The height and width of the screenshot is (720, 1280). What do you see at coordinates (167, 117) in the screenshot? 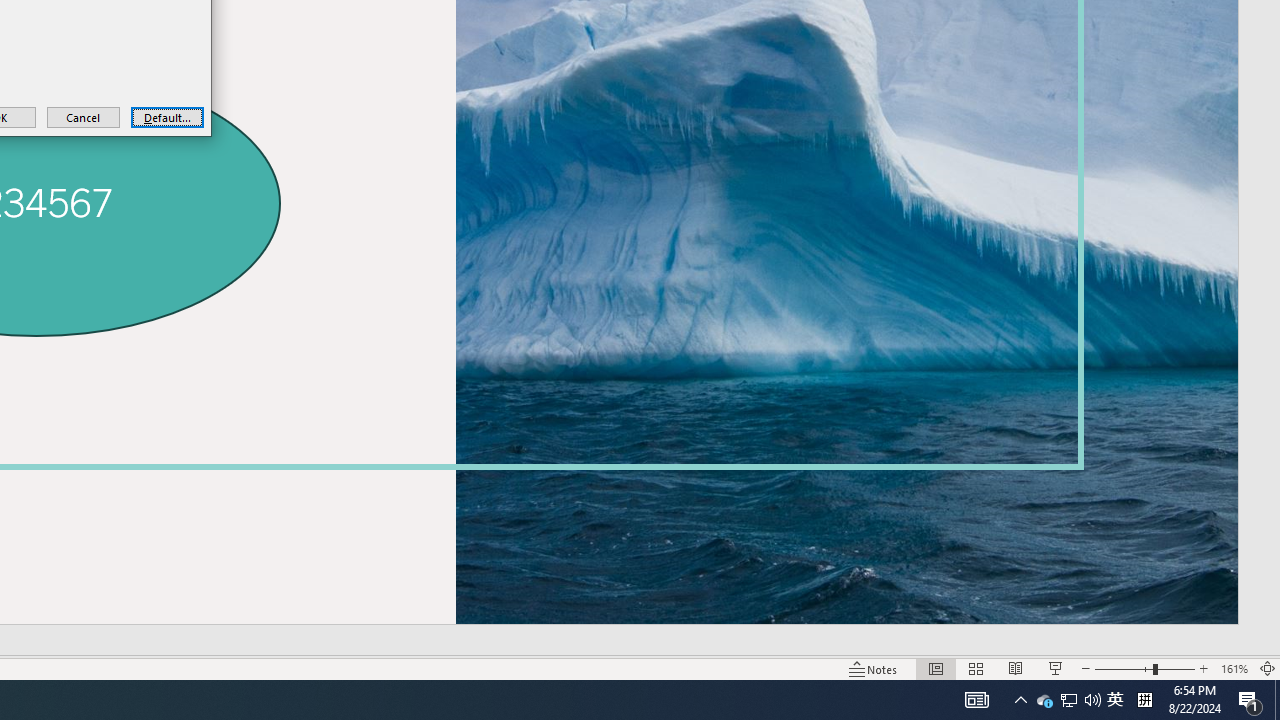
I see `'Default...'` at bounding box center [167, 117].